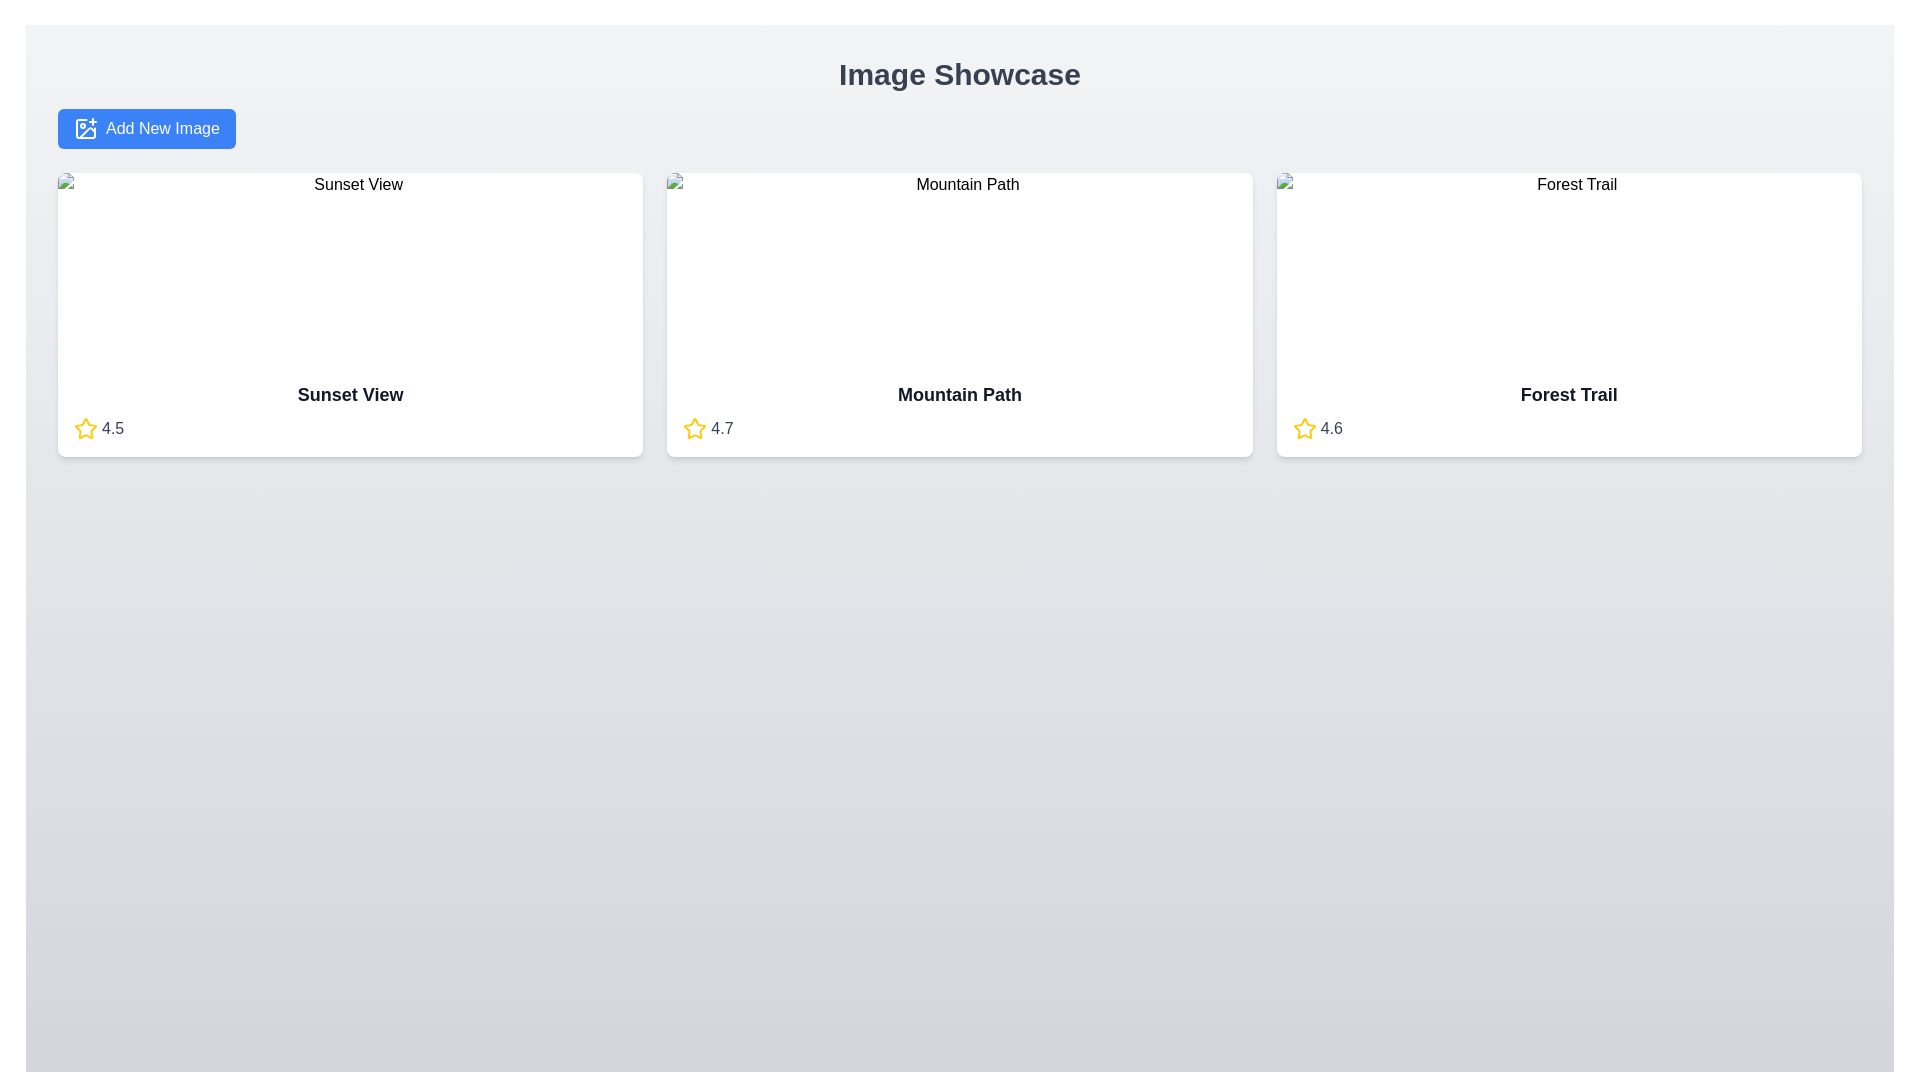  Describe the element at coordinates (1568, 410) in the screenshot. I see `the Text and Icon Display located at the bottom section of the rightmost card in a group of three cards` at that location.